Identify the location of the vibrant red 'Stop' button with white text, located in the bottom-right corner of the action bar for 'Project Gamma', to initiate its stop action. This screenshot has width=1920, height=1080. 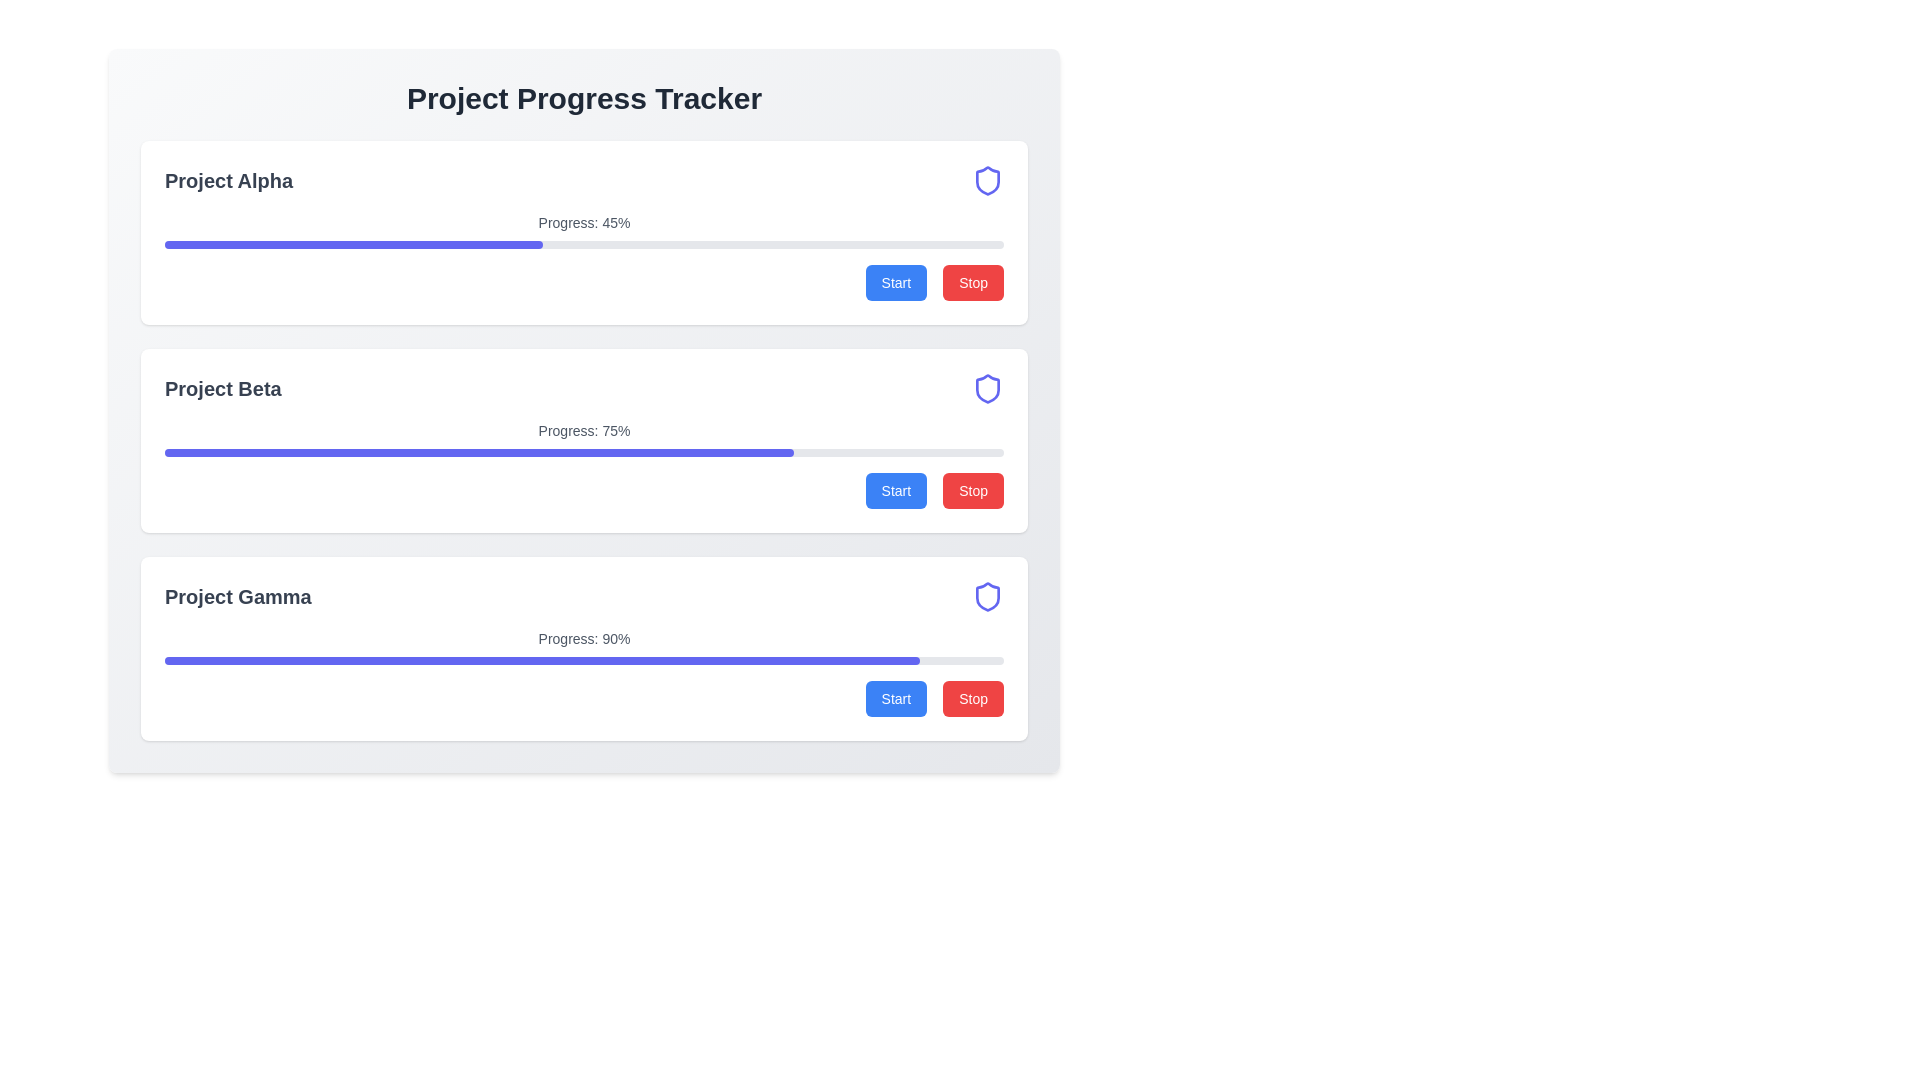
(973, 697).